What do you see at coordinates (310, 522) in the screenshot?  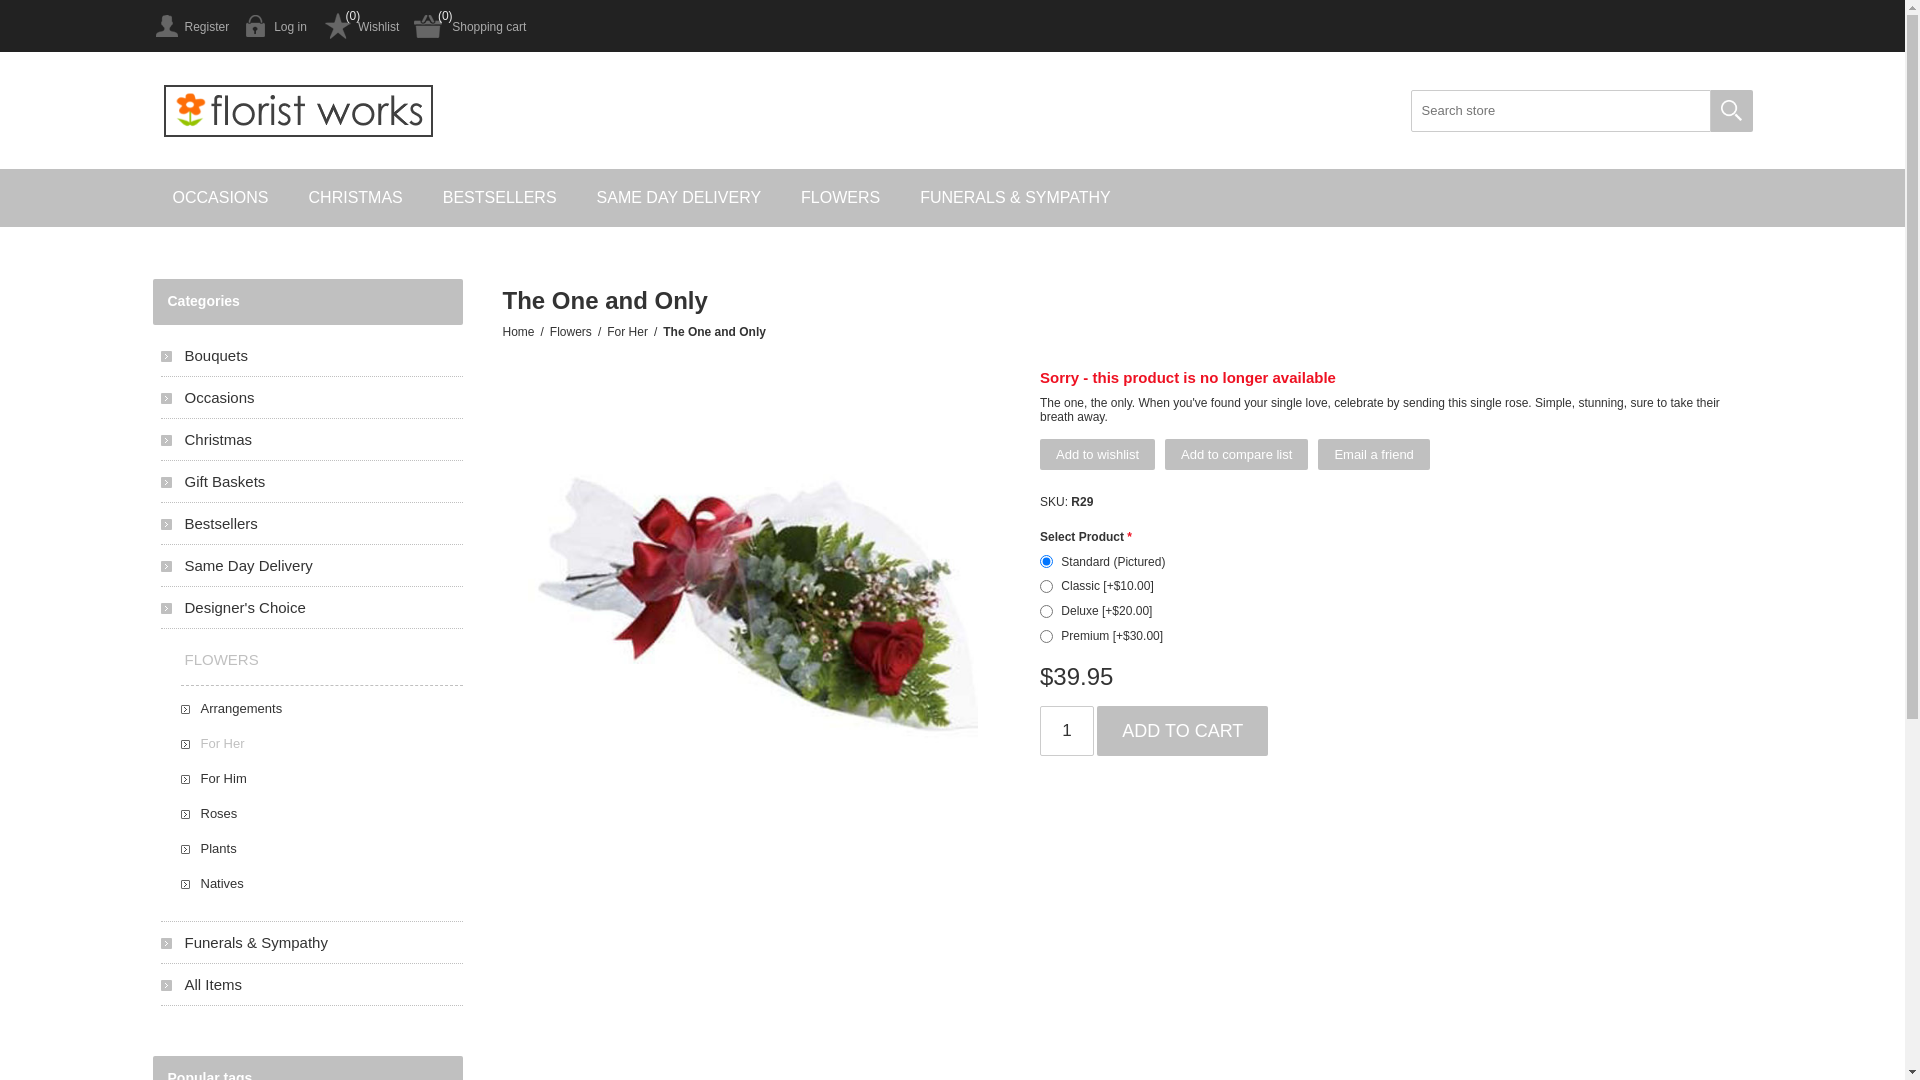 I see `'Bestsellers'` at bounding box center [310, 522].